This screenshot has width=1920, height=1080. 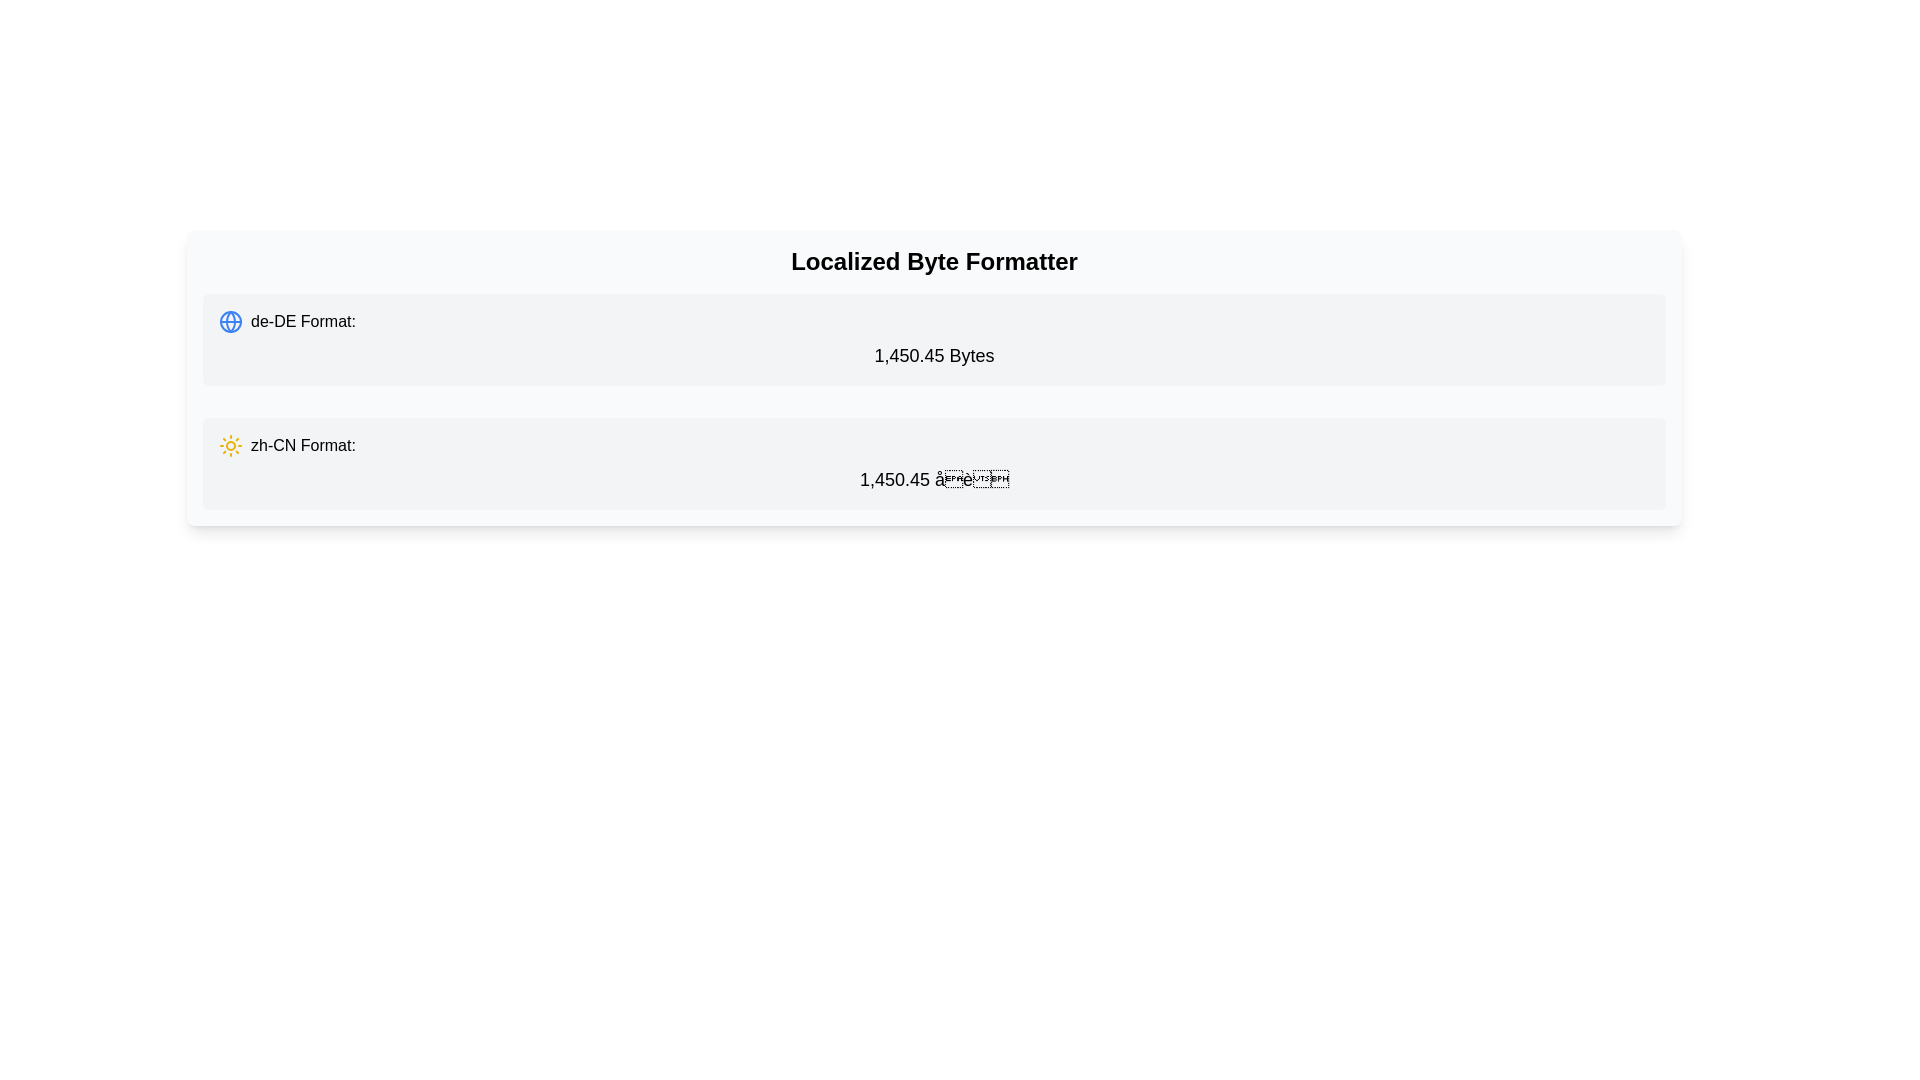 What do you see at coordinates (230, 320) in the screenshot?
I see `the 'Global' or 'Globe' icon that is located to the left of the 'de-DE Format' text label, serving as a visual indicator` at bounding box center [230, 320].